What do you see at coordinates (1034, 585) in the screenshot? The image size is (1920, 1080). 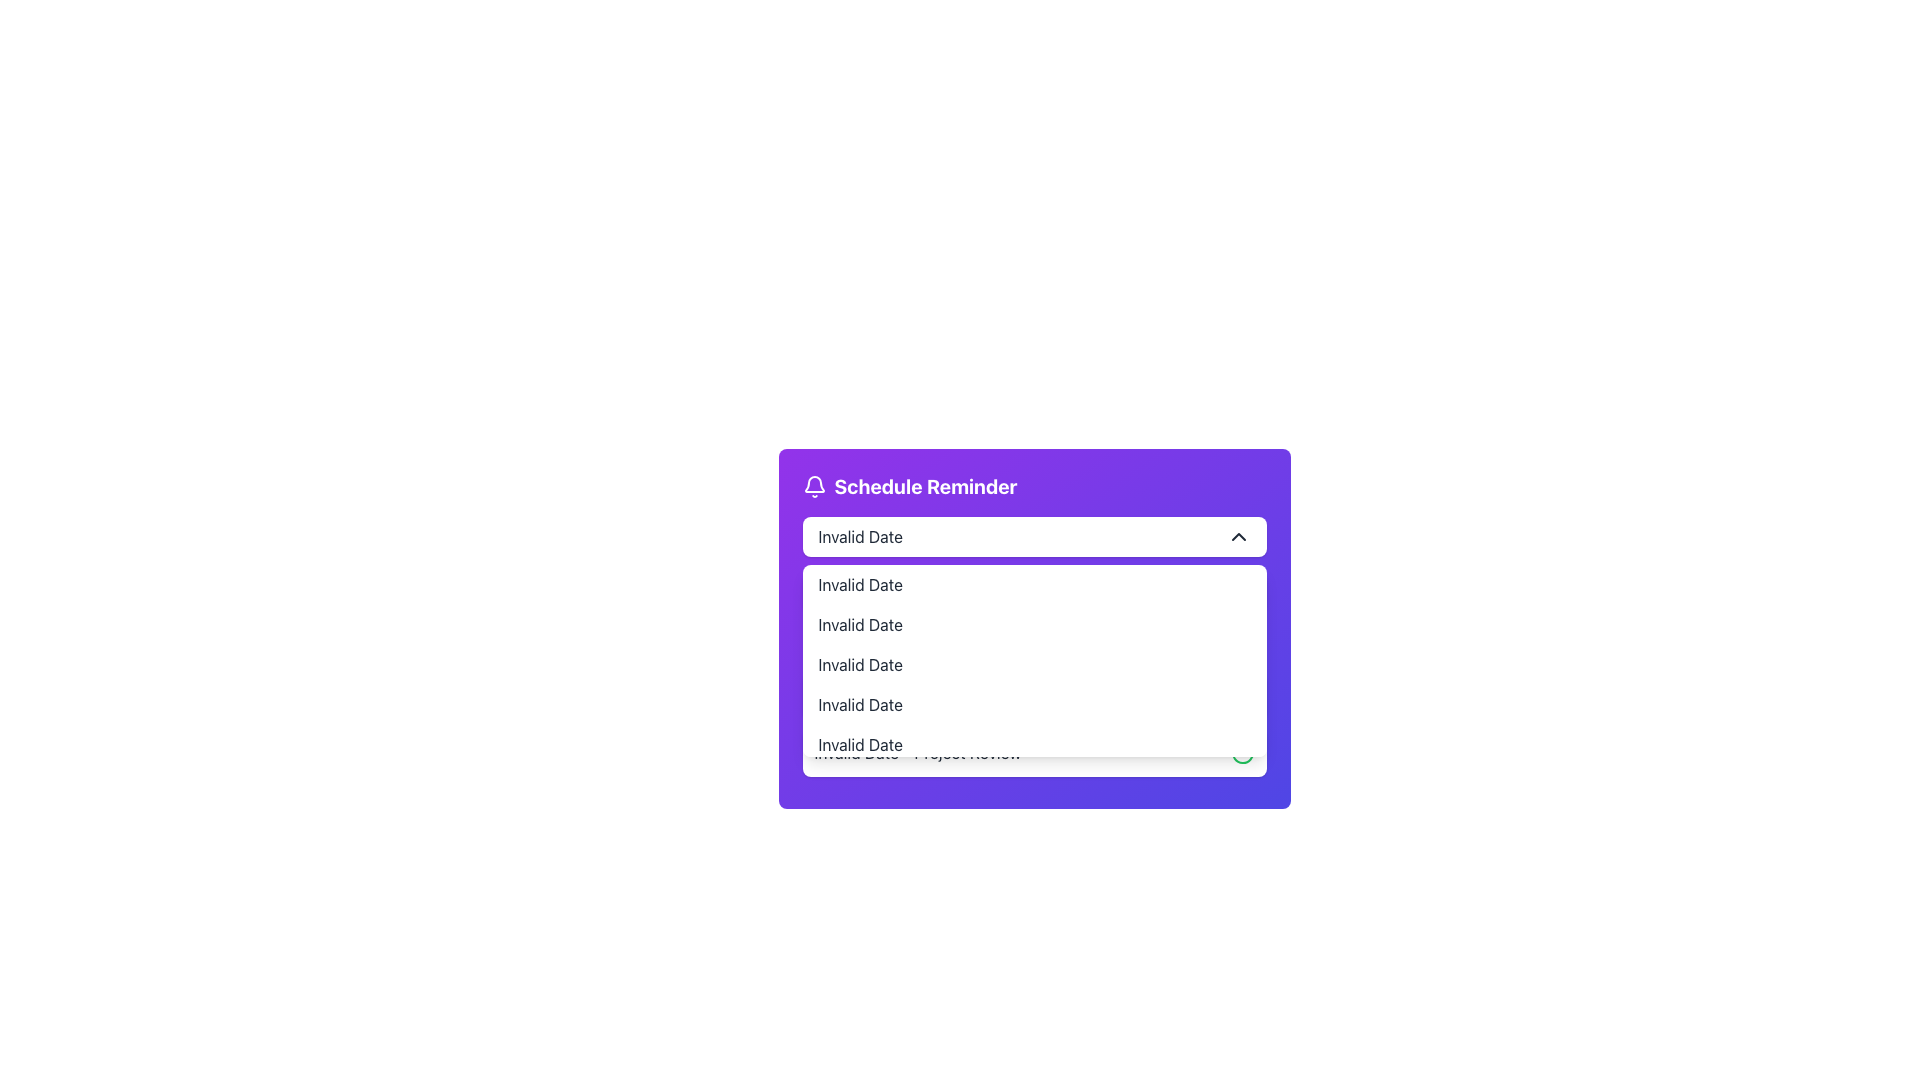 I see `to select the first option in the dropdown menu located directly below the dropdown's input box` at bounding box center [1034, 585].